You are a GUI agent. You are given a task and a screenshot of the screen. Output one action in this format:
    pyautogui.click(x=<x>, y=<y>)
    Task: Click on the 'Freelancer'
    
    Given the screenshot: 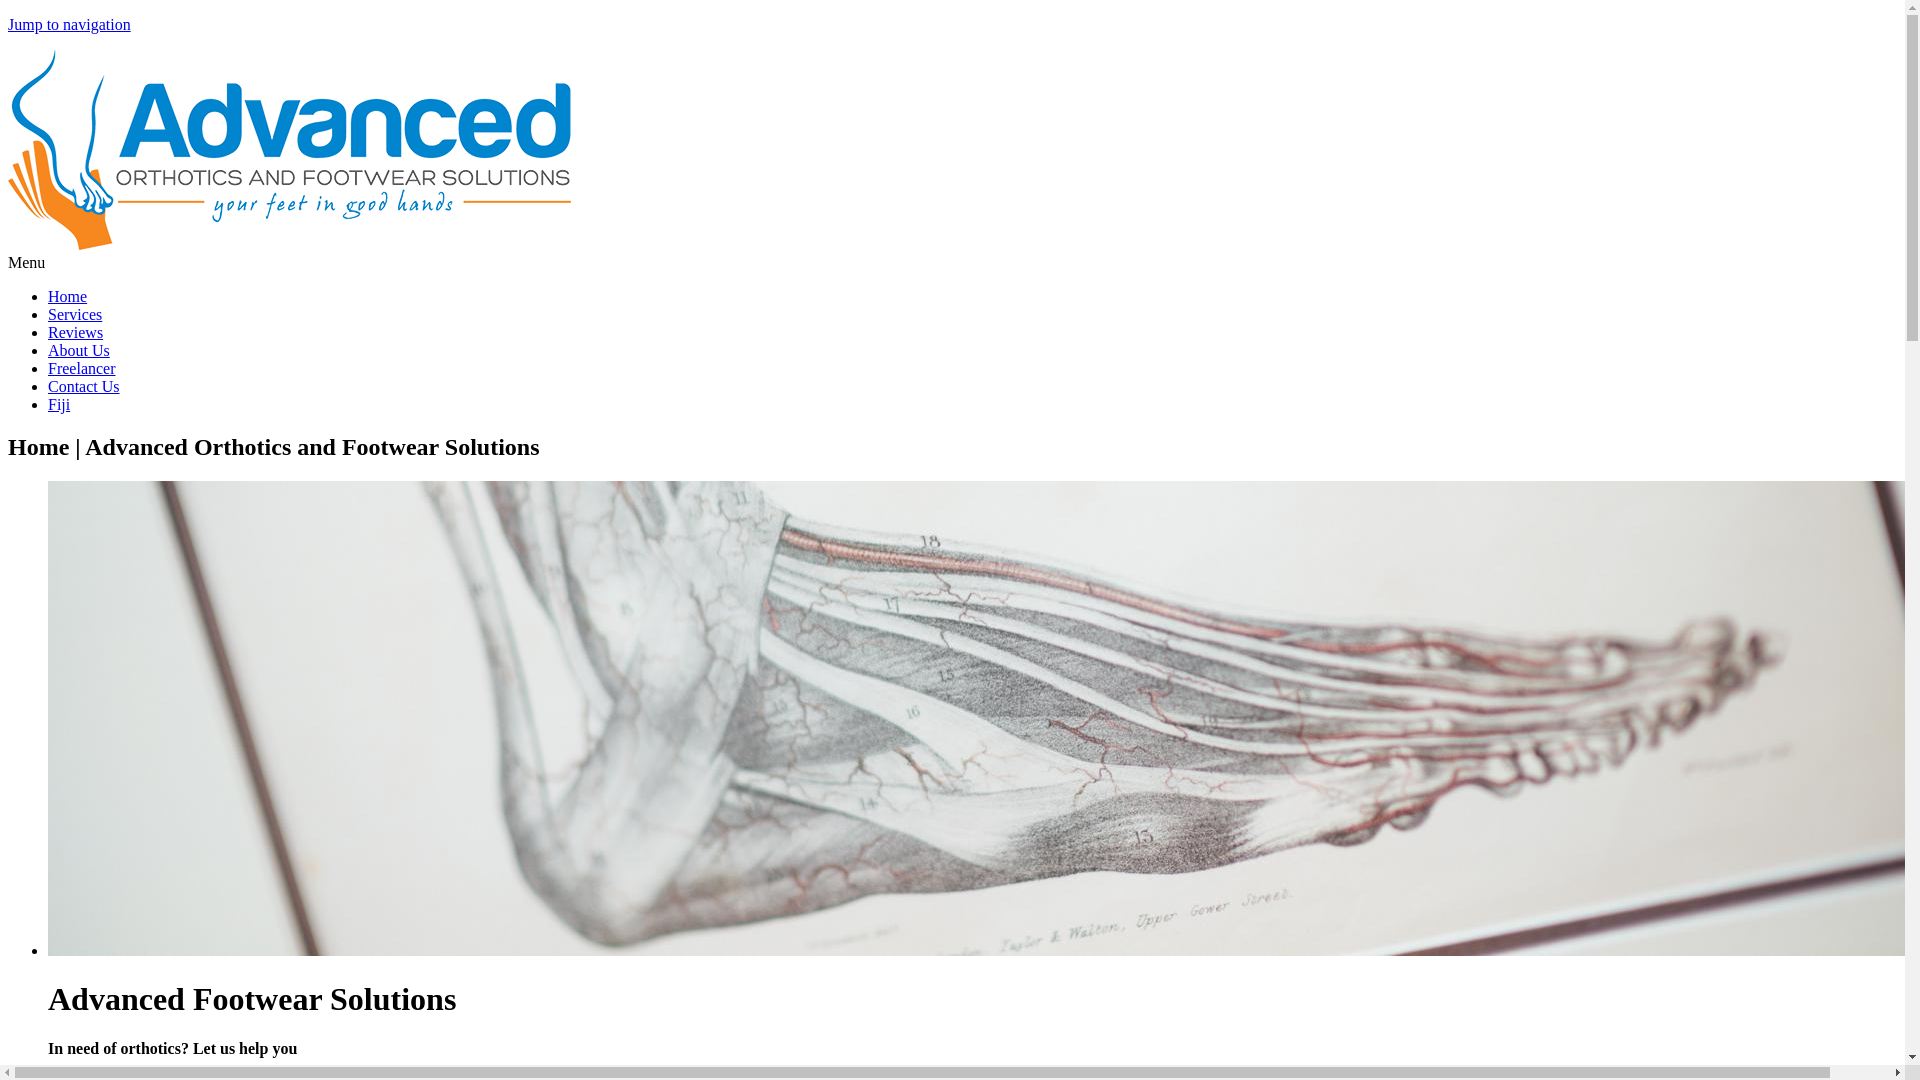 What is the action you would take?
    pyautogui.click(x=80, y=368)
    